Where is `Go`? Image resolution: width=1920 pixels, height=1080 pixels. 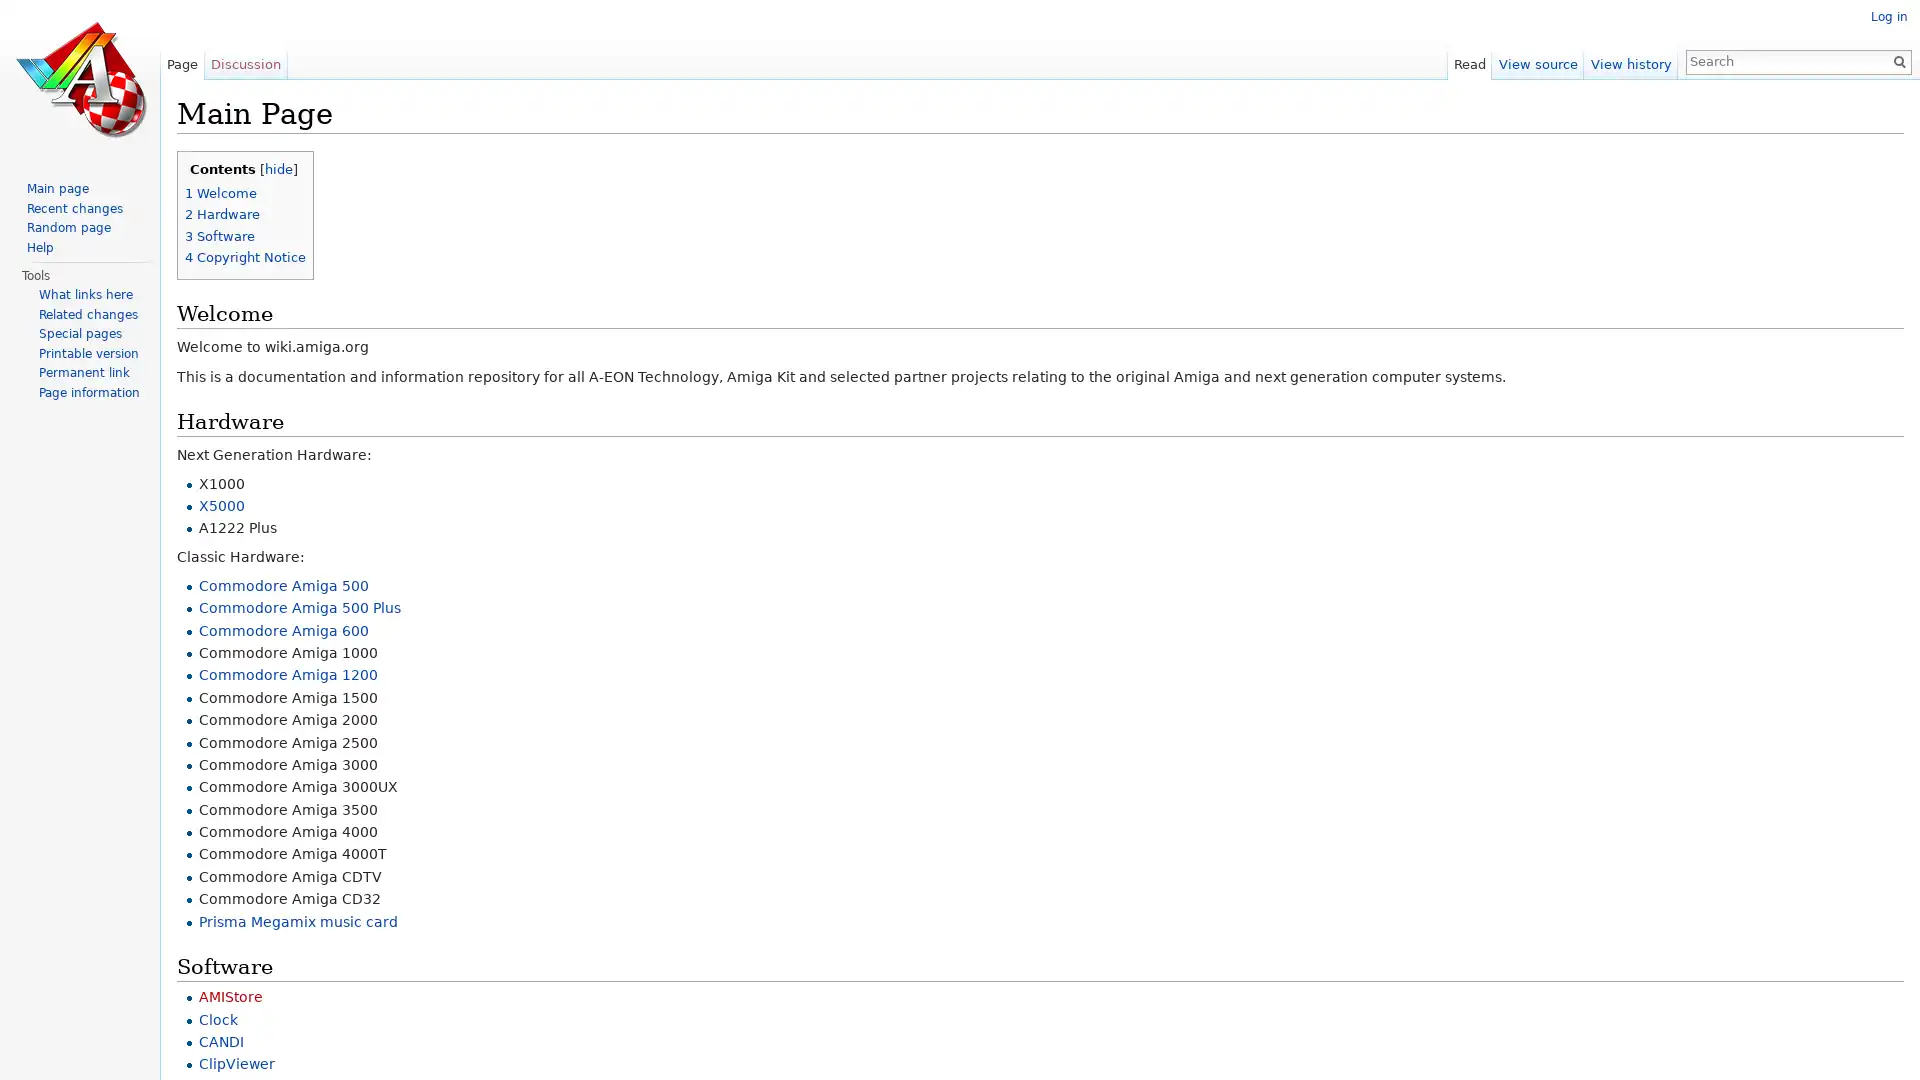
Go is located at coordinates (1890, 60).